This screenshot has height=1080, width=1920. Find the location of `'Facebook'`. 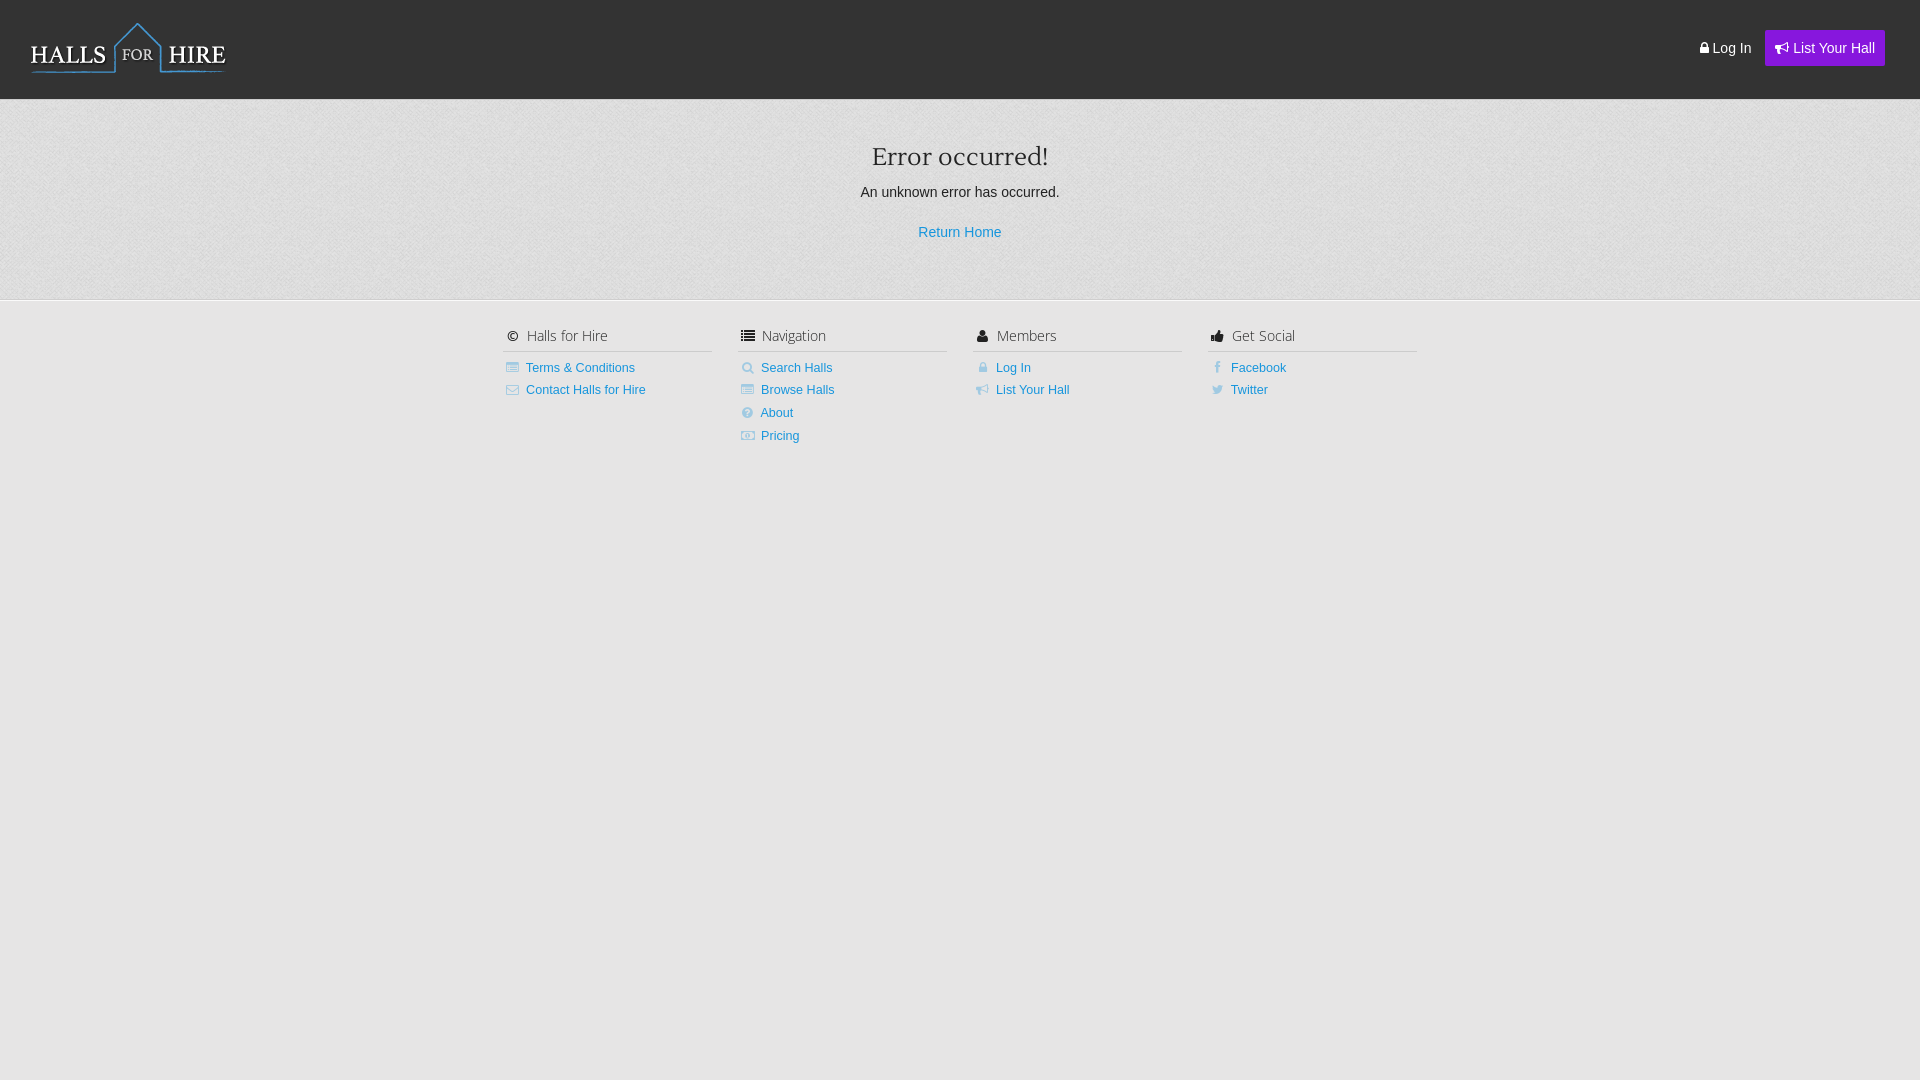

'Facebook' is located at coordinates (1313, 368).